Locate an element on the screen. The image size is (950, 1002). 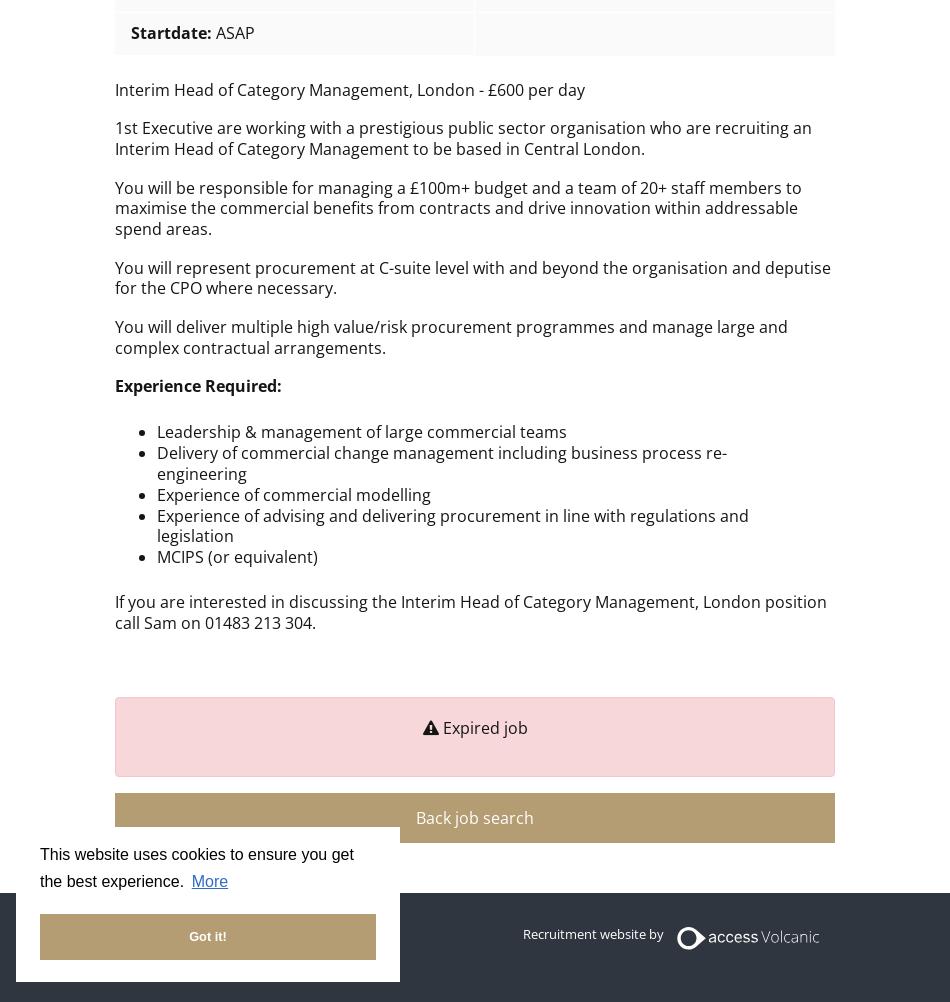
'MCIPS (or equivalent)' is located at coordinates (236, 557).